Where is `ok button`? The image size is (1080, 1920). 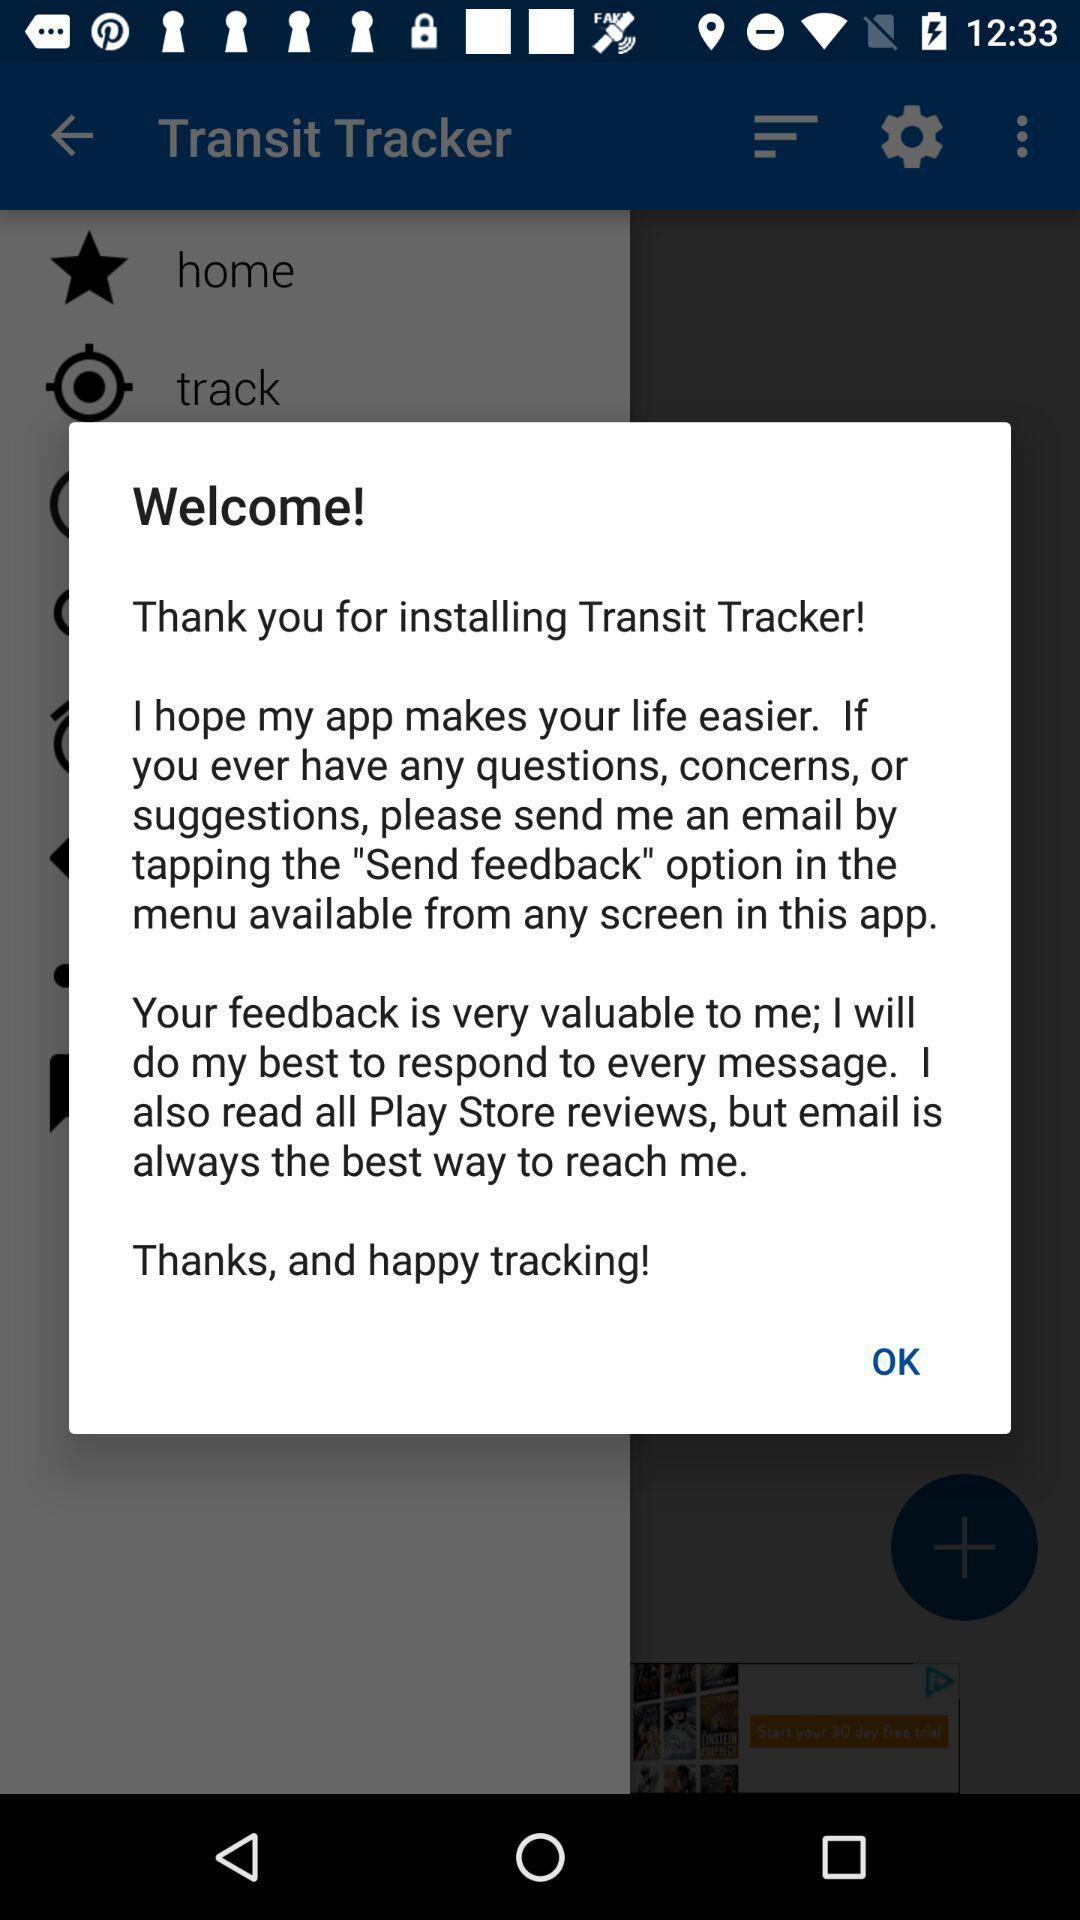
ok button is located at coordinates (894, 1360).